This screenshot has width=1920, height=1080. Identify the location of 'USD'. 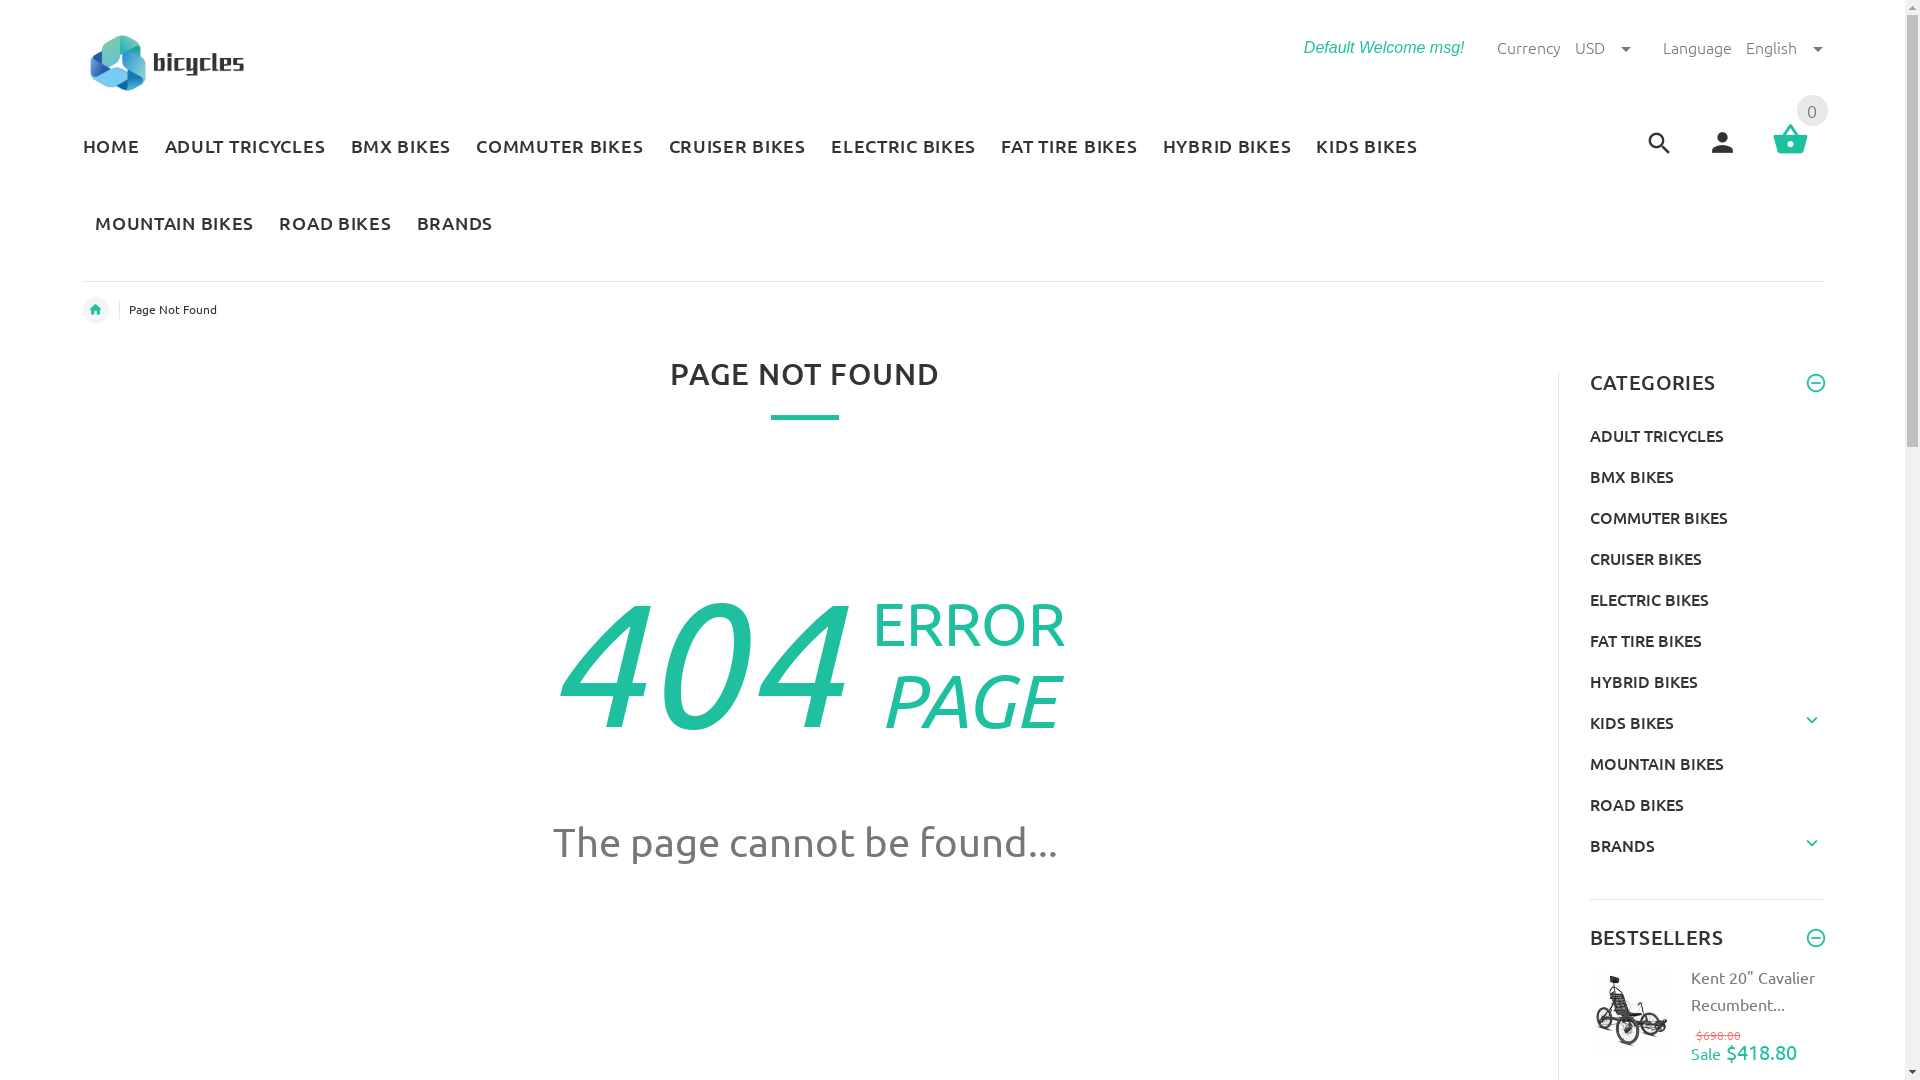
(1603, 45).